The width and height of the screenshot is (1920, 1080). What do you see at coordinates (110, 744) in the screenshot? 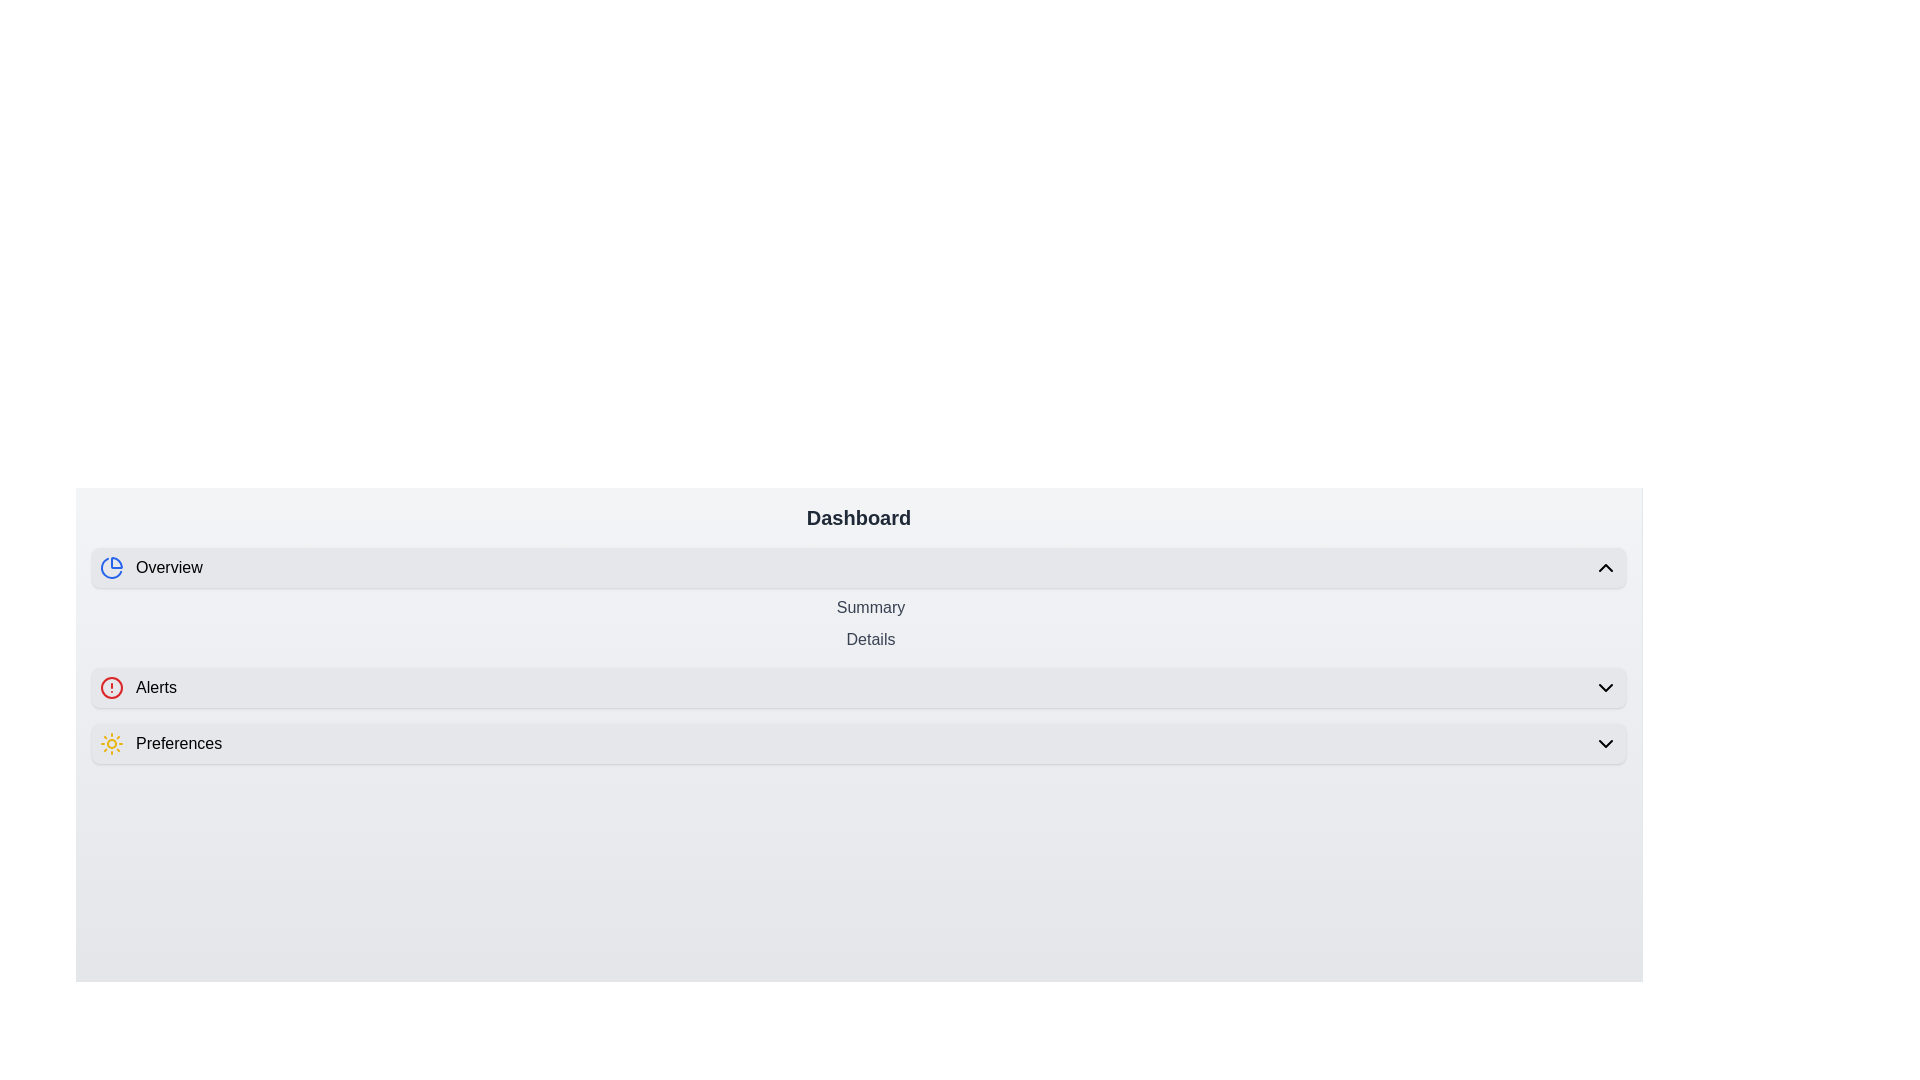
I see `the sun icon located at the rightmost edge of the 'Preferences' section` at bounding box center [110, 744].